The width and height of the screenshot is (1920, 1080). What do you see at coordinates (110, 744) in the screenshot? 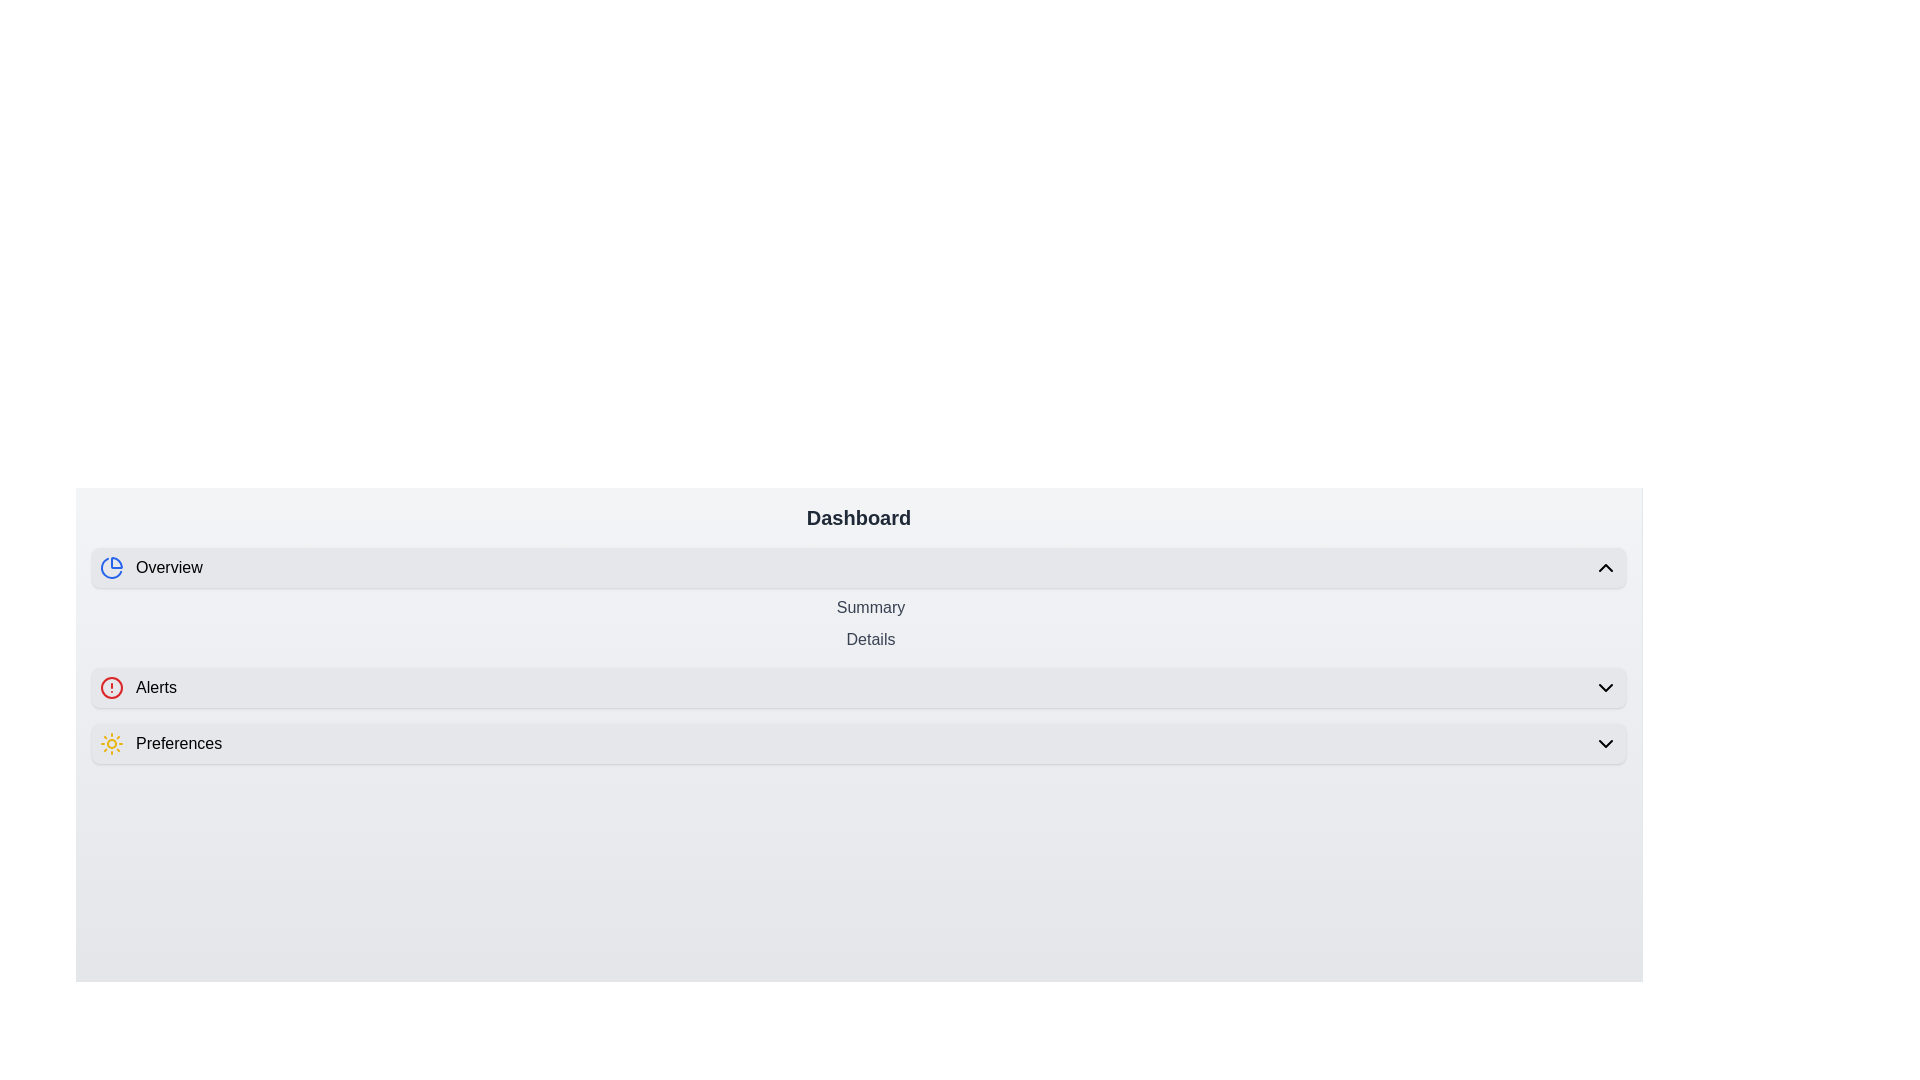
I see `the sun icon located at the rightmost edge of the 'Preferences' section` at bounding box center [110, 744].